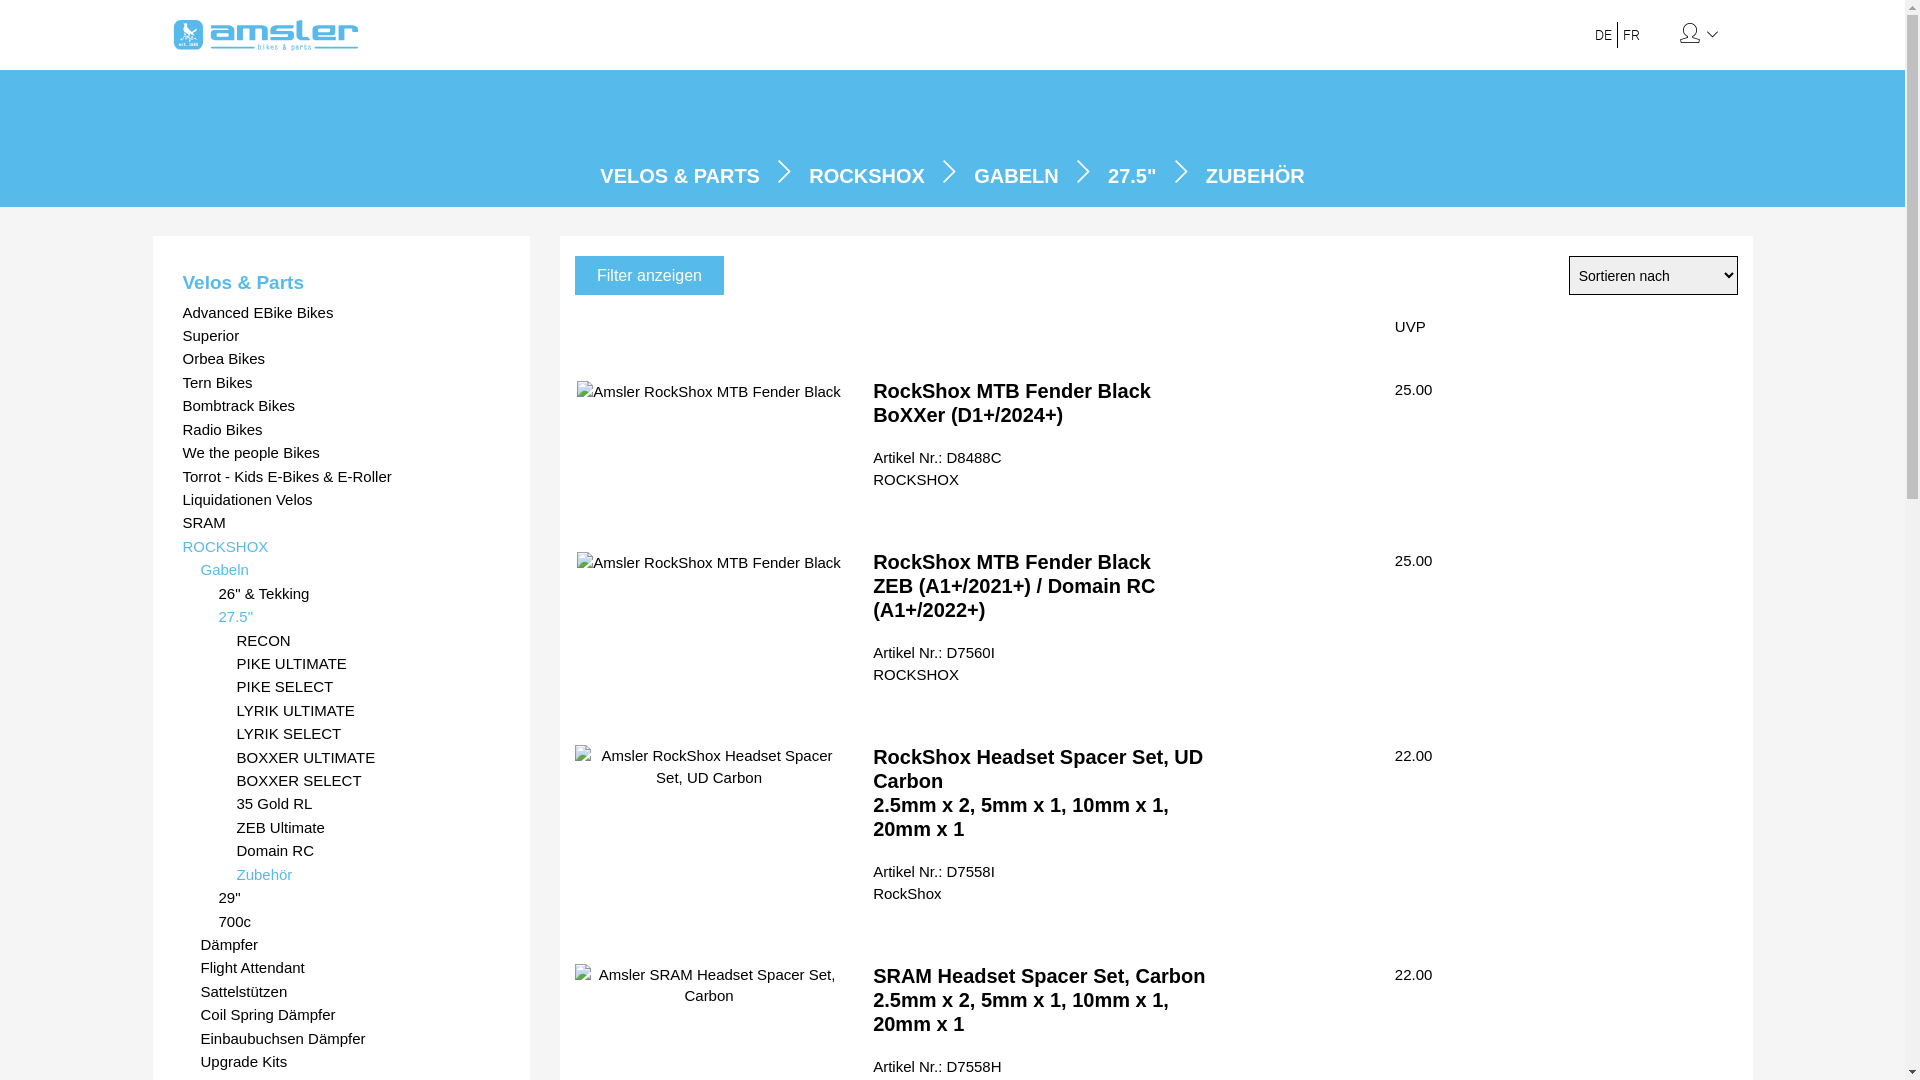 The height and width of the screenshot is (1080, 1920). What do you see at coordinates (368, 757) in the screenshot?
I see `'BOXXER ULTIMATE'` at bounding box center [368, 757].